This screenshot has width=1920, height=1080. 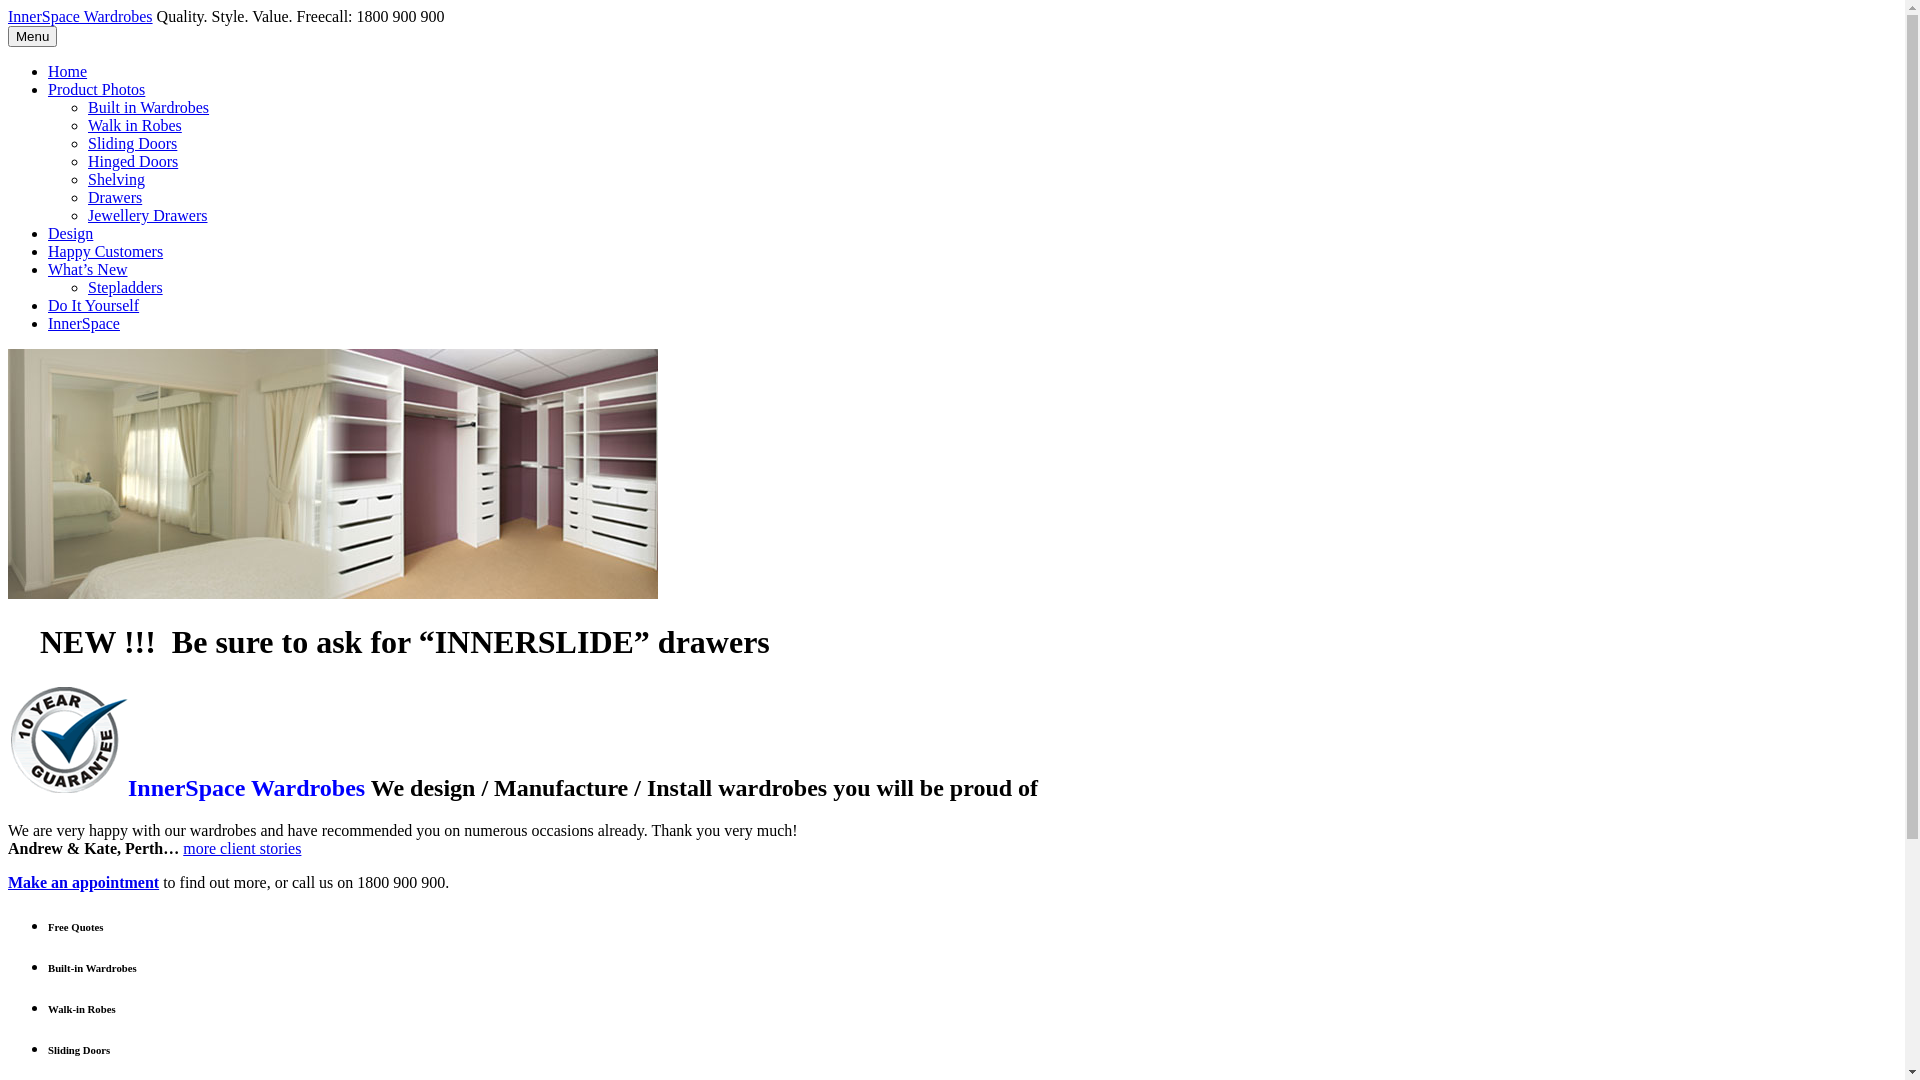 I want to click on 'Product Photos', so click(x=95, y=88).